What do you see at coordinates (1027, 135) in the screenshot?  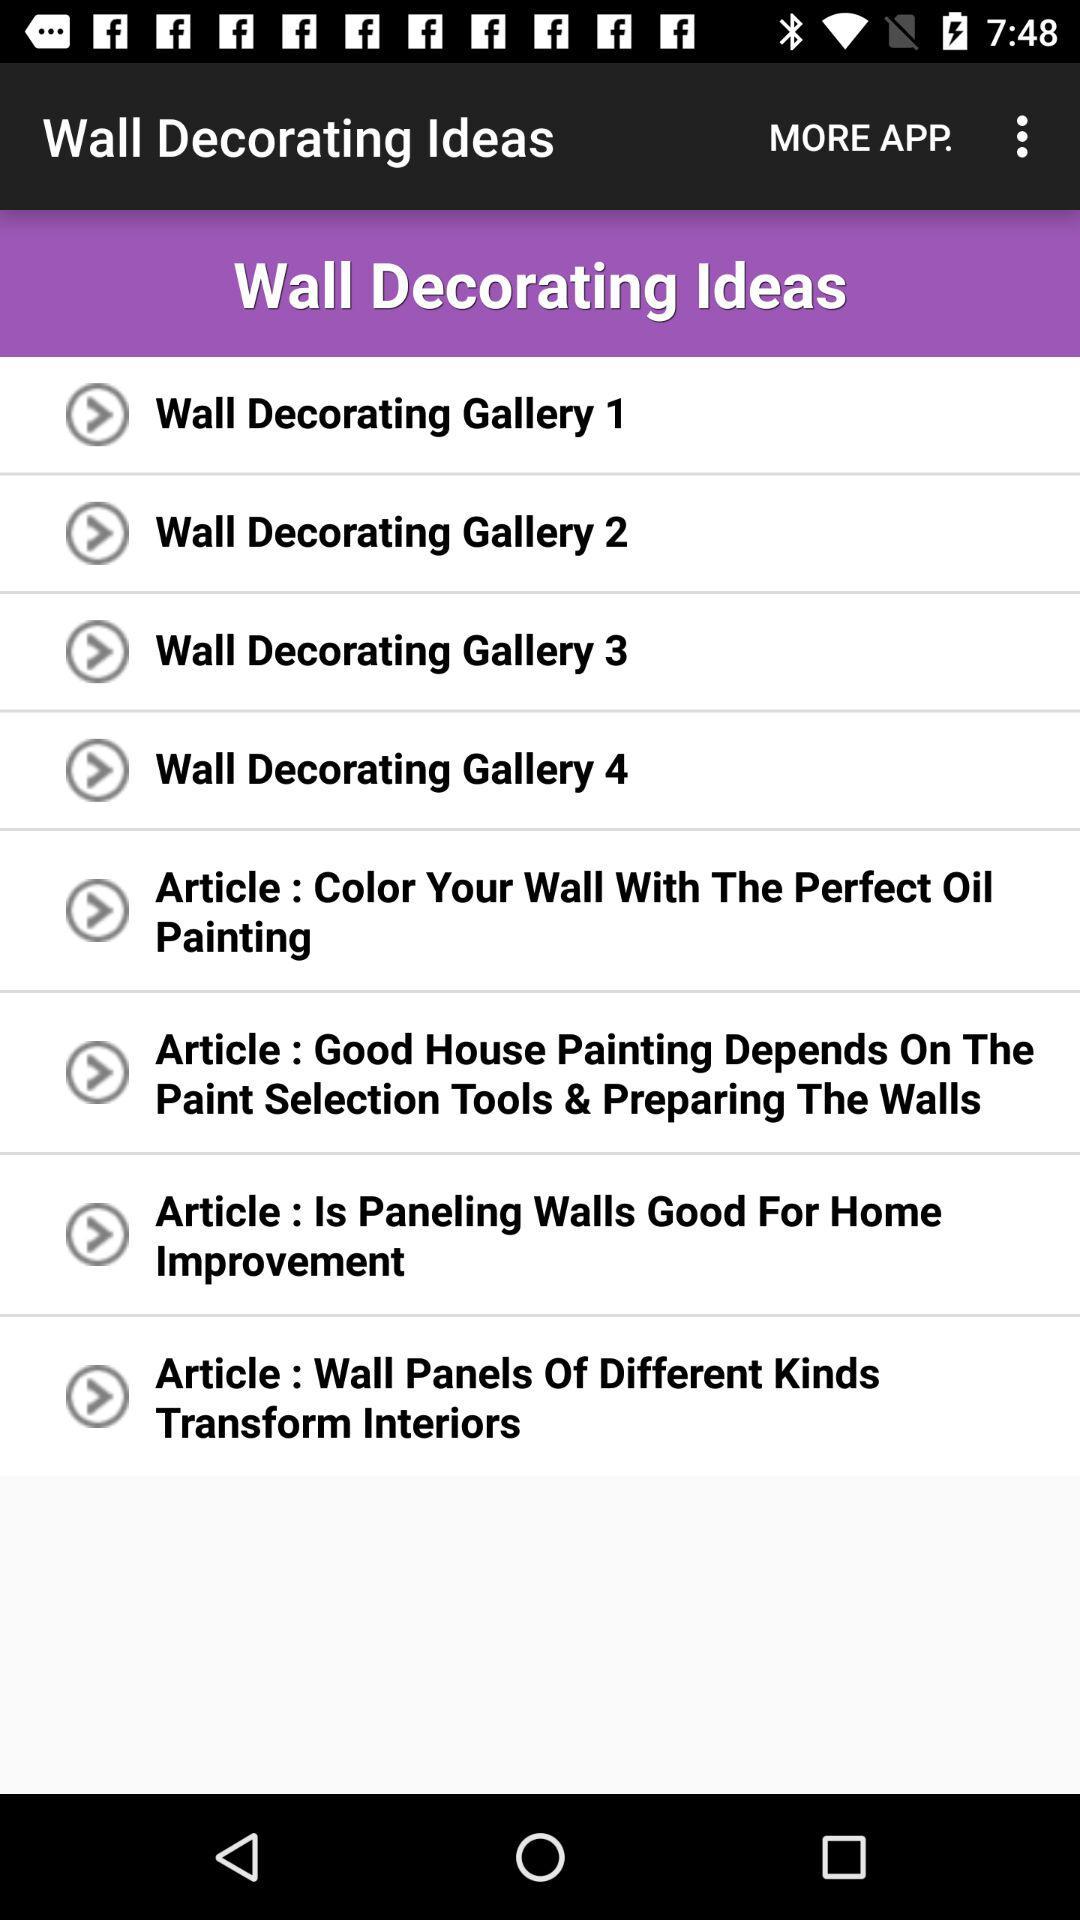 I see `item next to the more app.` at bounding box center [1027, 135].